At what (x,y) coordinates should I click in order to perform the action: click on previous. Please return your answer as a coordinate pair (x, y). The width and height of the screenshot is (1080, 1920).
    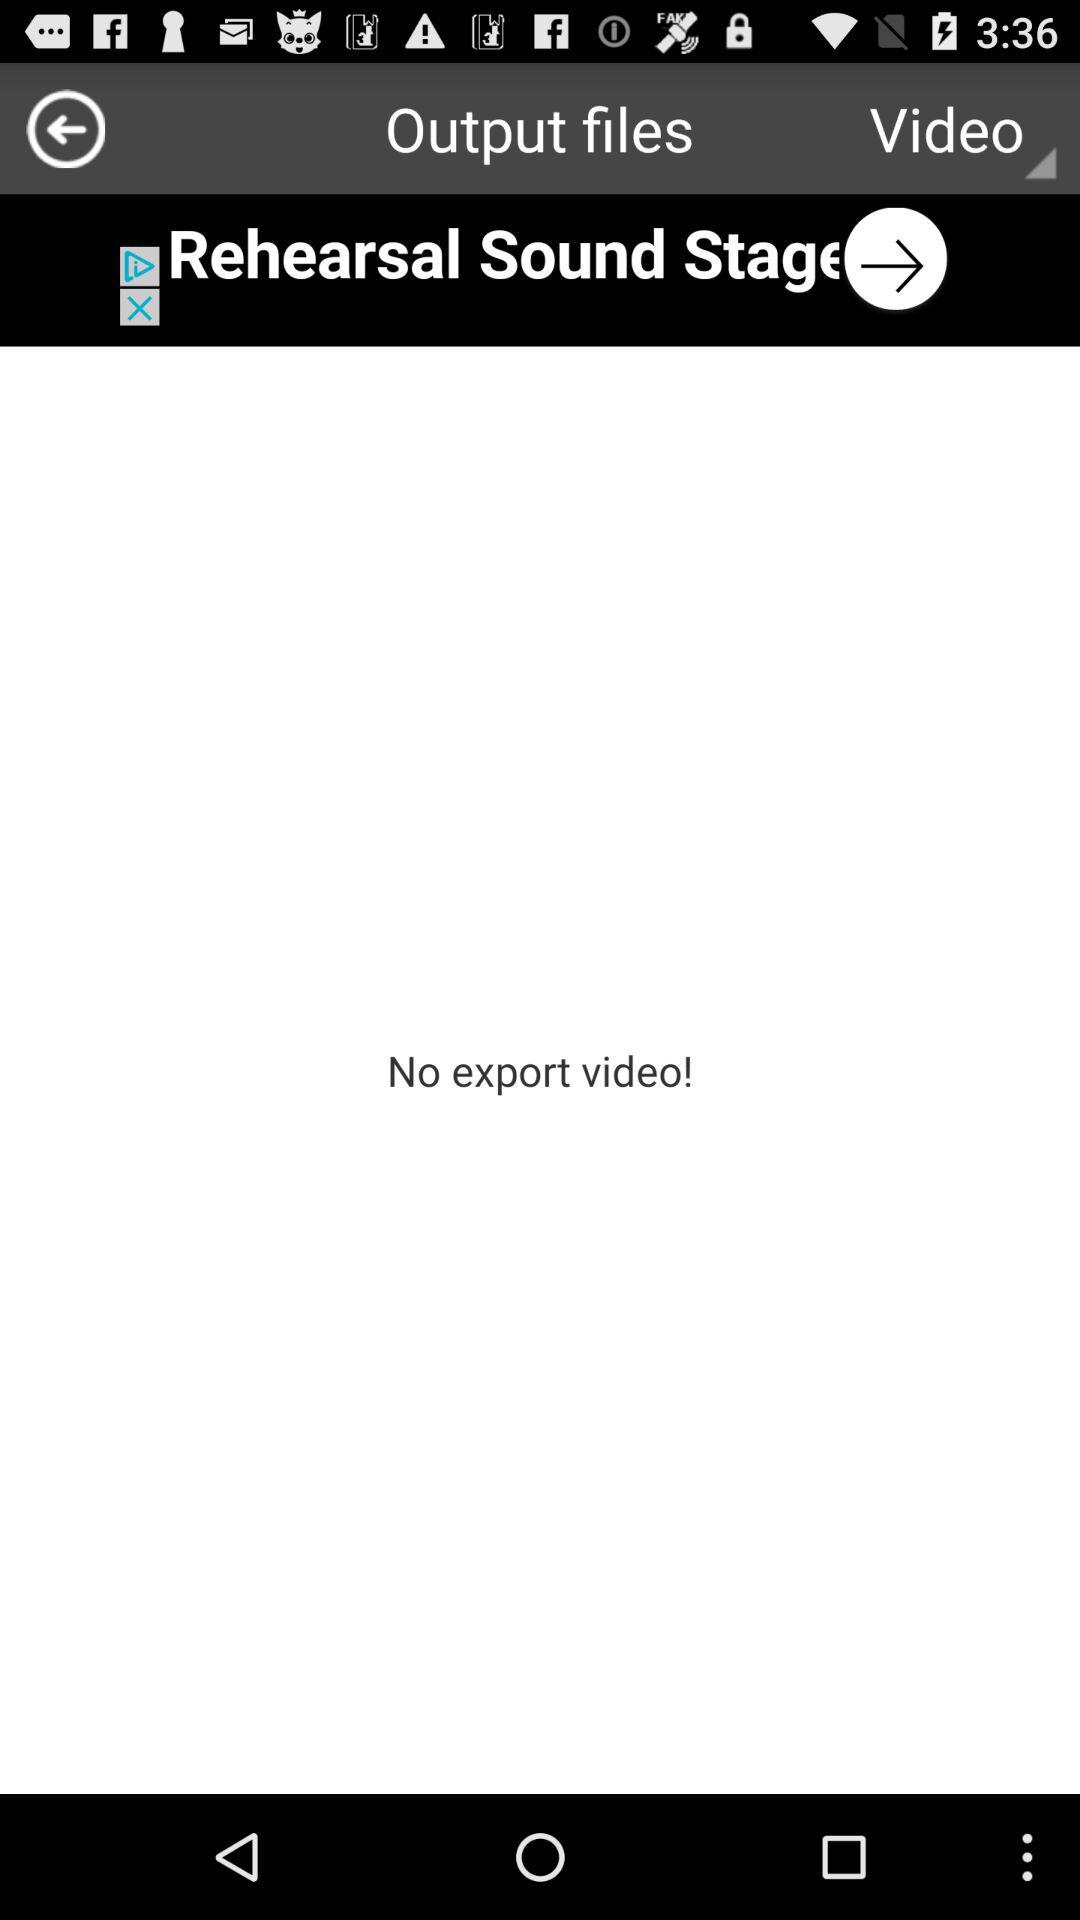
    Looking at the image, I should click on (64, 127).